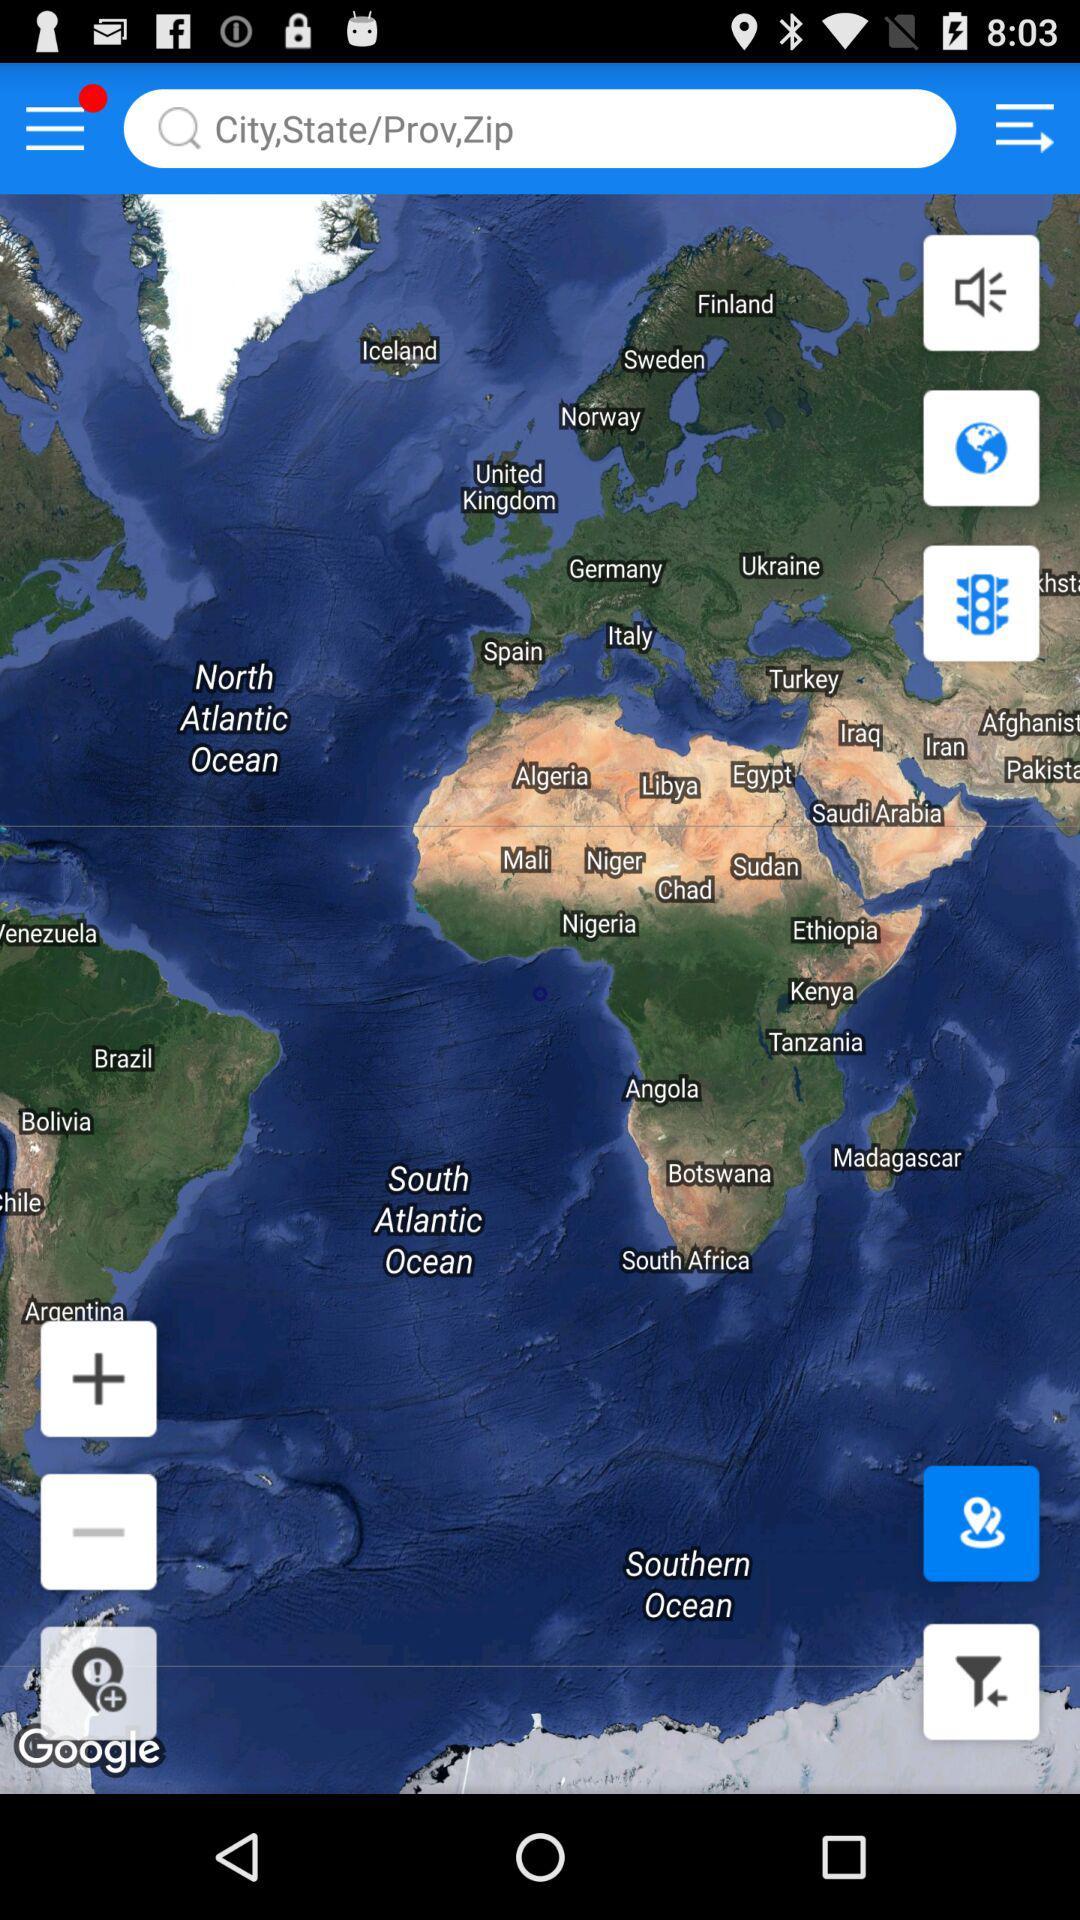 The width and height of the screenshot is (1080, 1920). What do you see at coordinates (980, 1800) in the screenshot?
I see `the filter icon` at bounding box center [980, 1800].